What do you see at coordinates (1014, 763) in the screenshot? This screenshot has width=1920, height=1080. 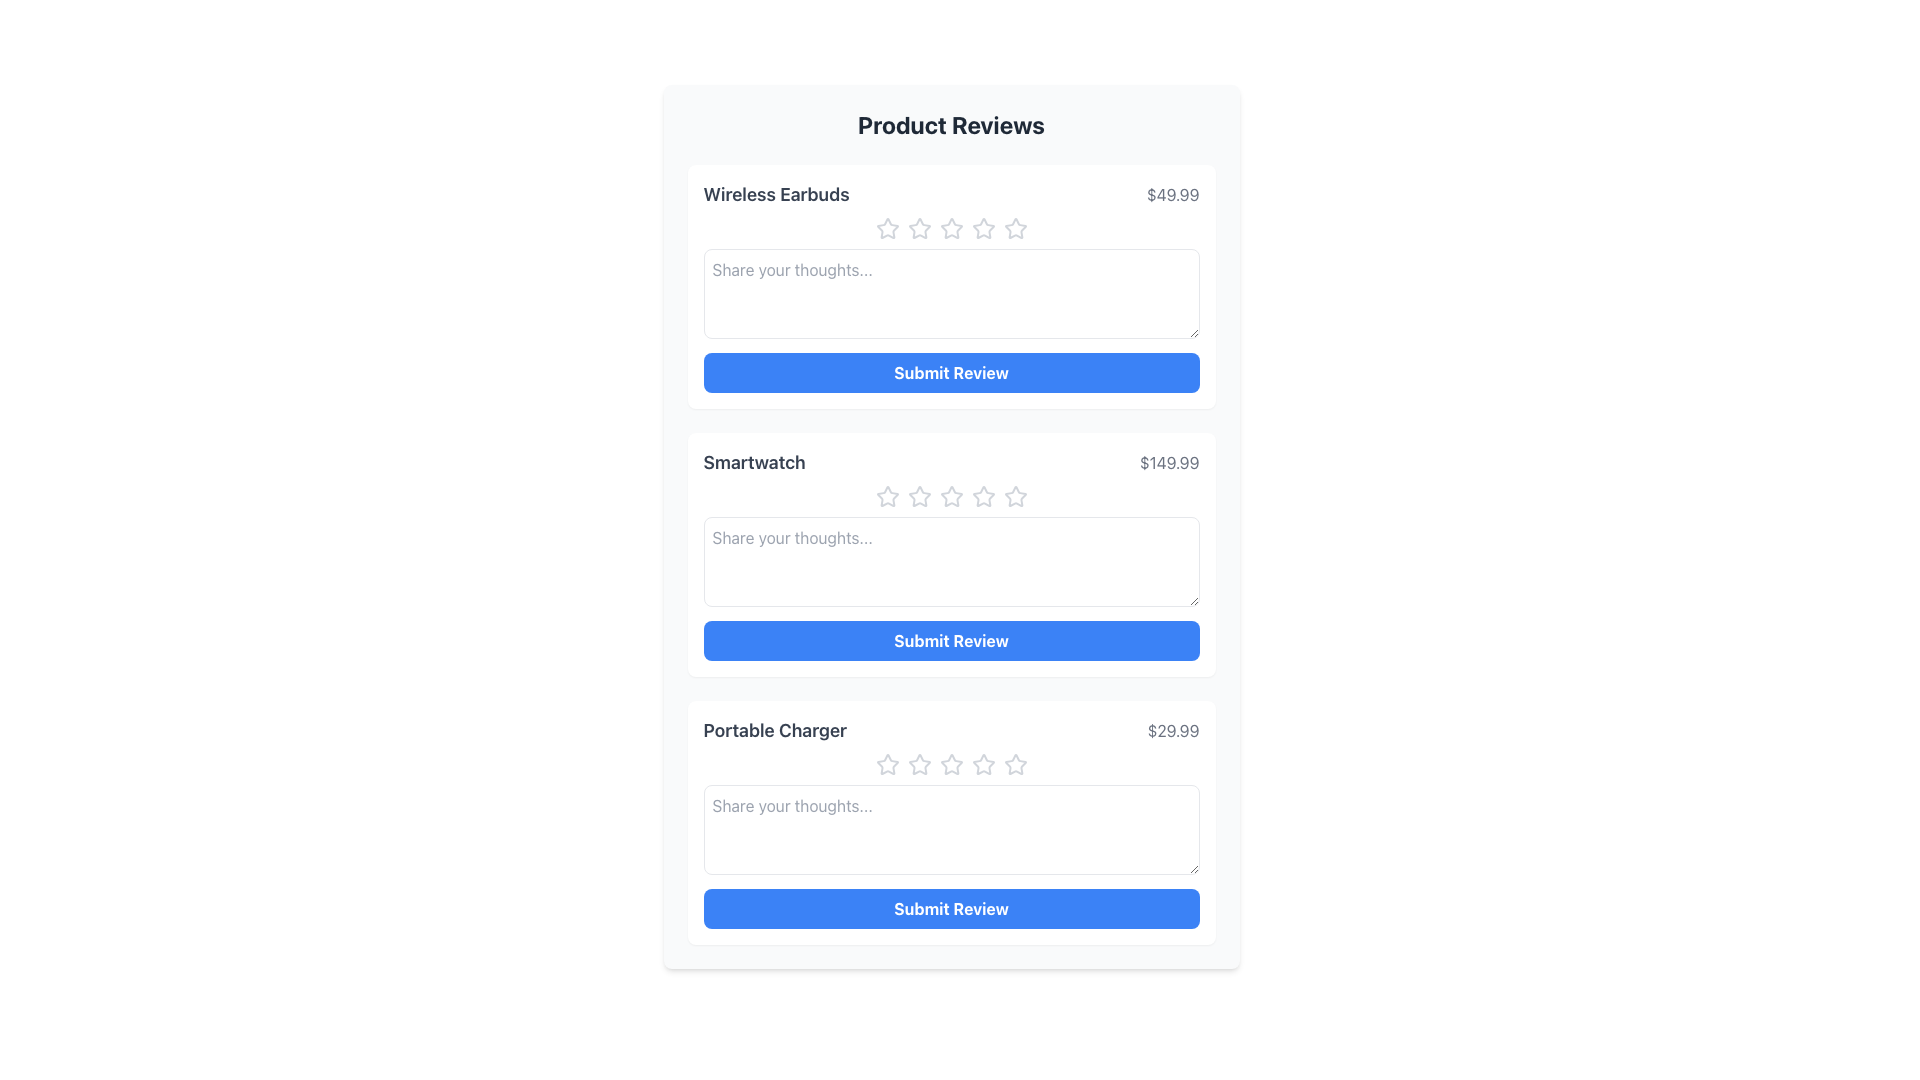 I see `the fifth star in the rating section below the 'Portable Charger' product to rate it` at bounding box center [1014, 763].